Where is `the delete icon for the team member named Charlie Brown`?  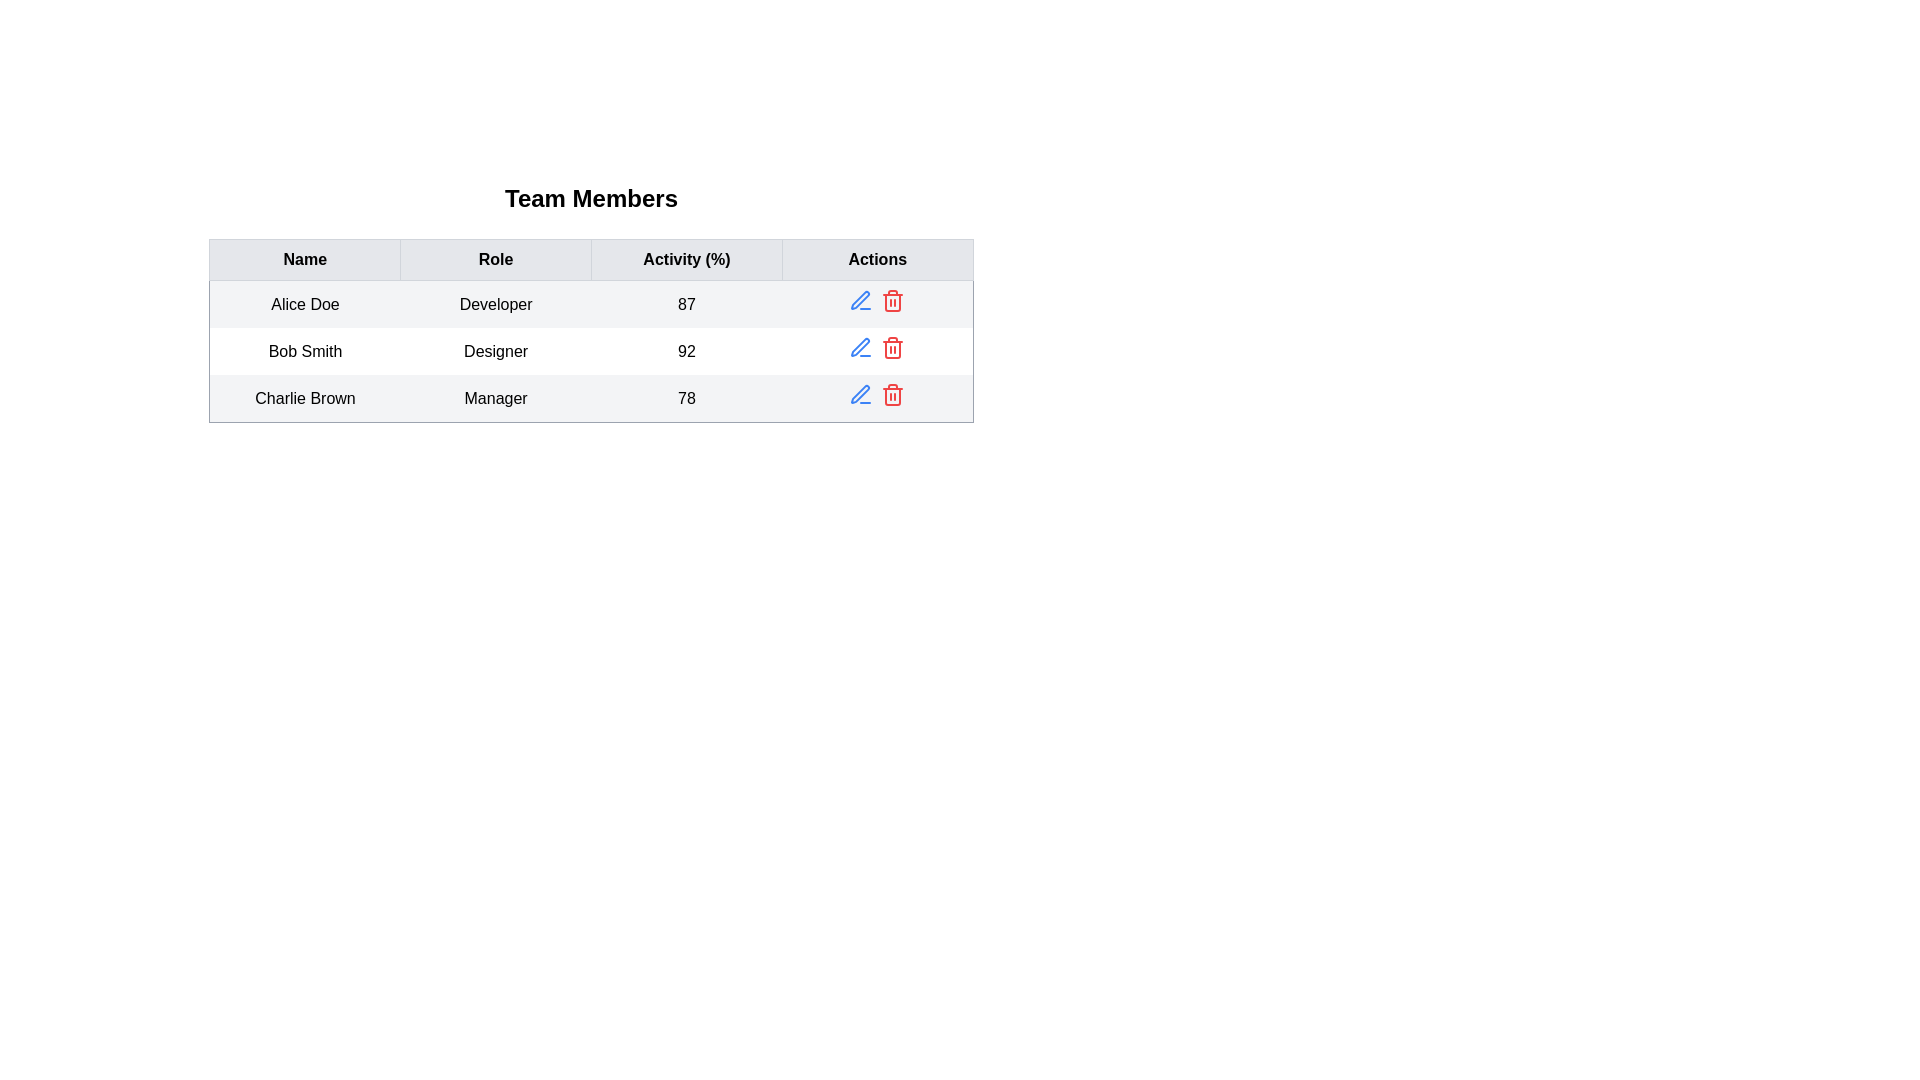
the delete icon for the team member named Charlie Brown is located at coordinates (892, 394).